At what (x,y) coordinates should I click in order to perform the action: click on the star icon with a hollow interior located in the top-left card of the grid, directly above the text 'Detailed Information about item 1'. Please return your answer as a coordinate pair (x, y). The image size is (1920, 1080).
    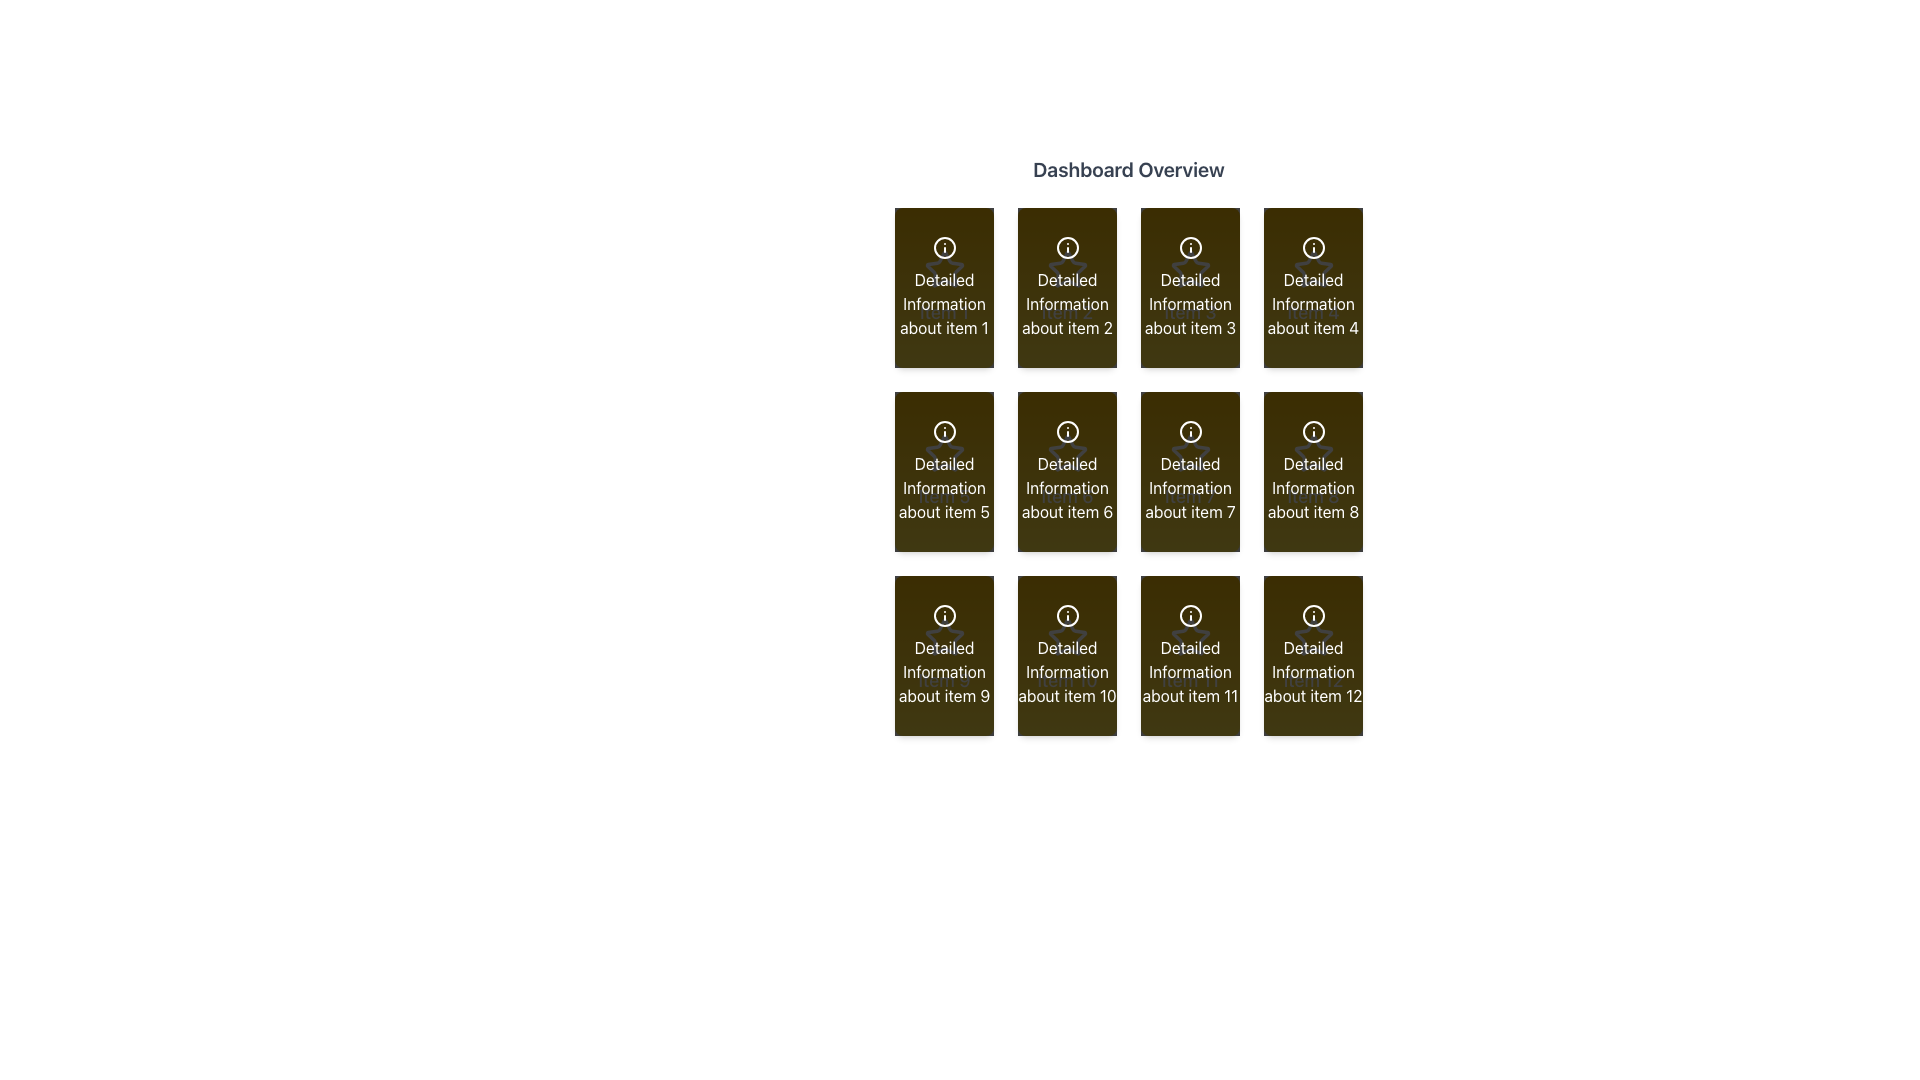
    Looking at the image, I should click on (943, 268).